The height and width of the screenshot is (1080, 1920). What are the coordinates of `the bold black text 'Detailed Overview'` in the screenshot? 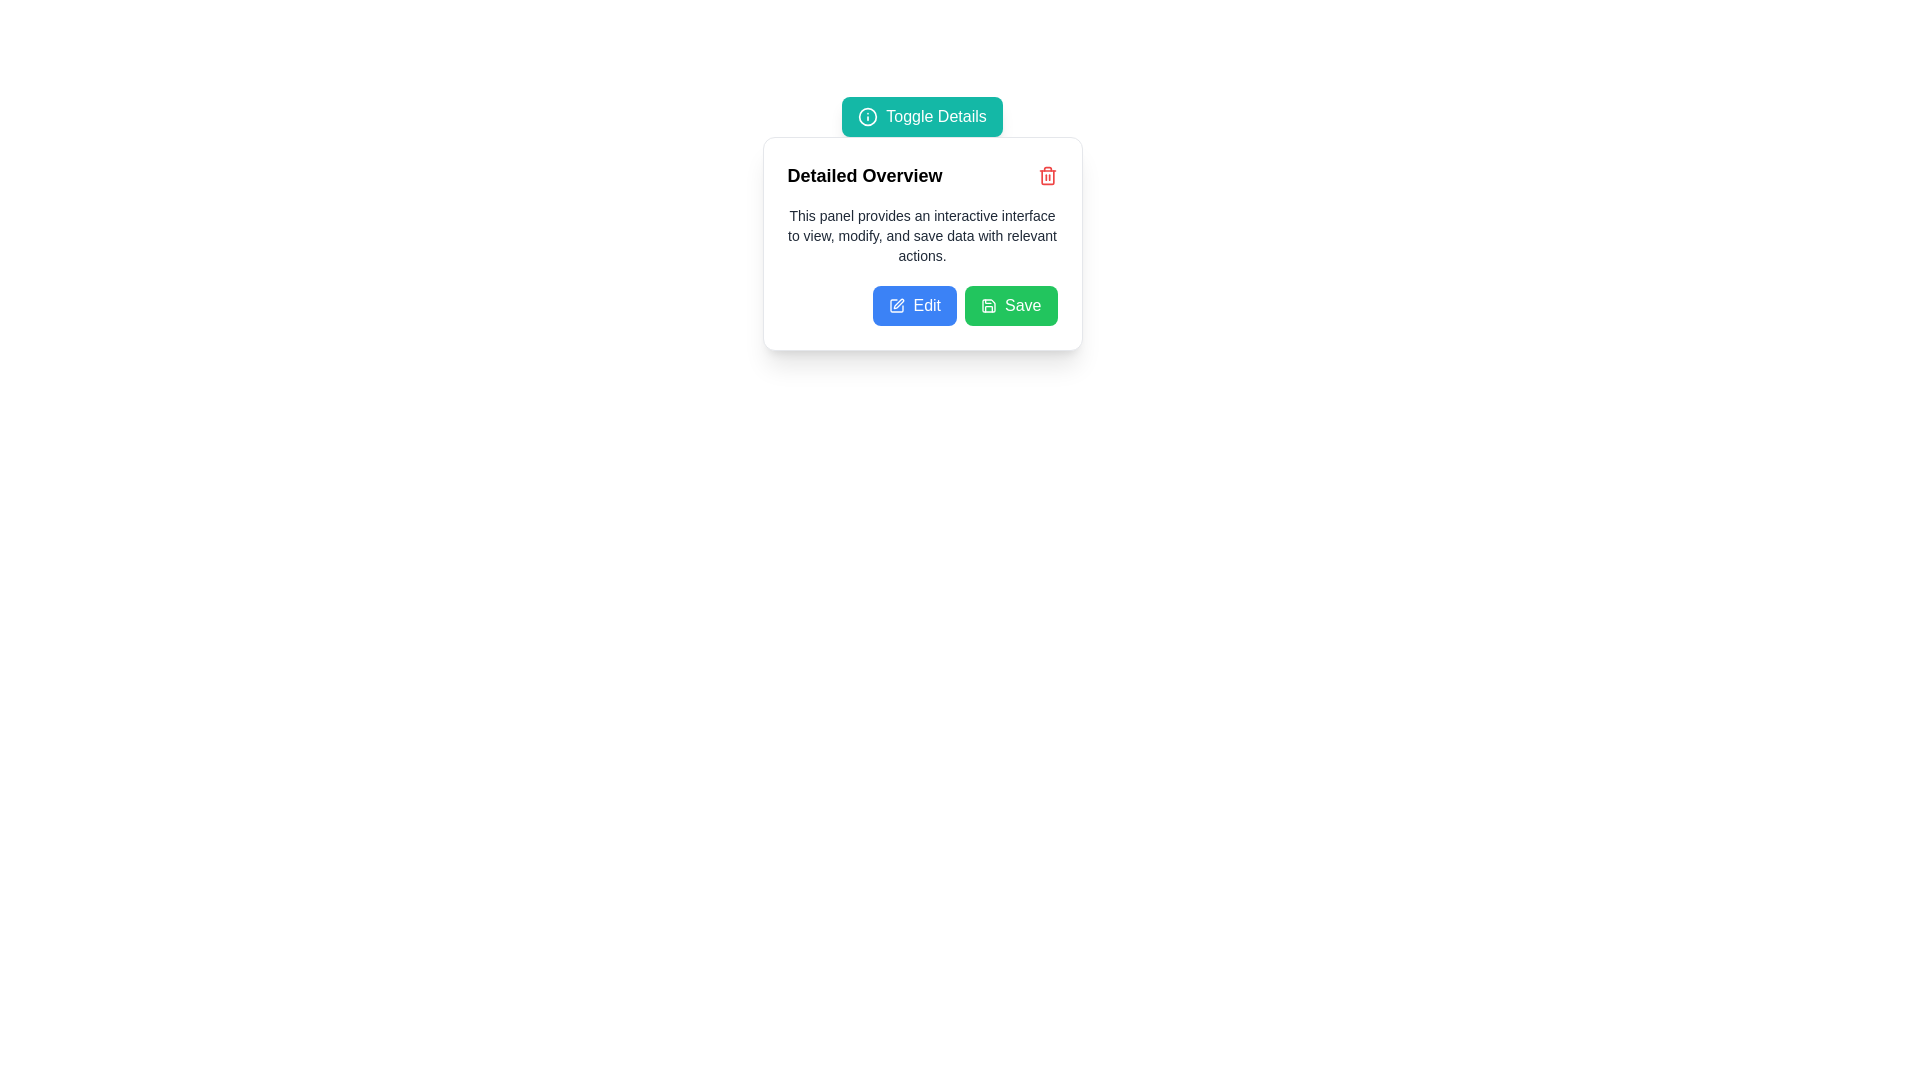 It's located at (921, 175).